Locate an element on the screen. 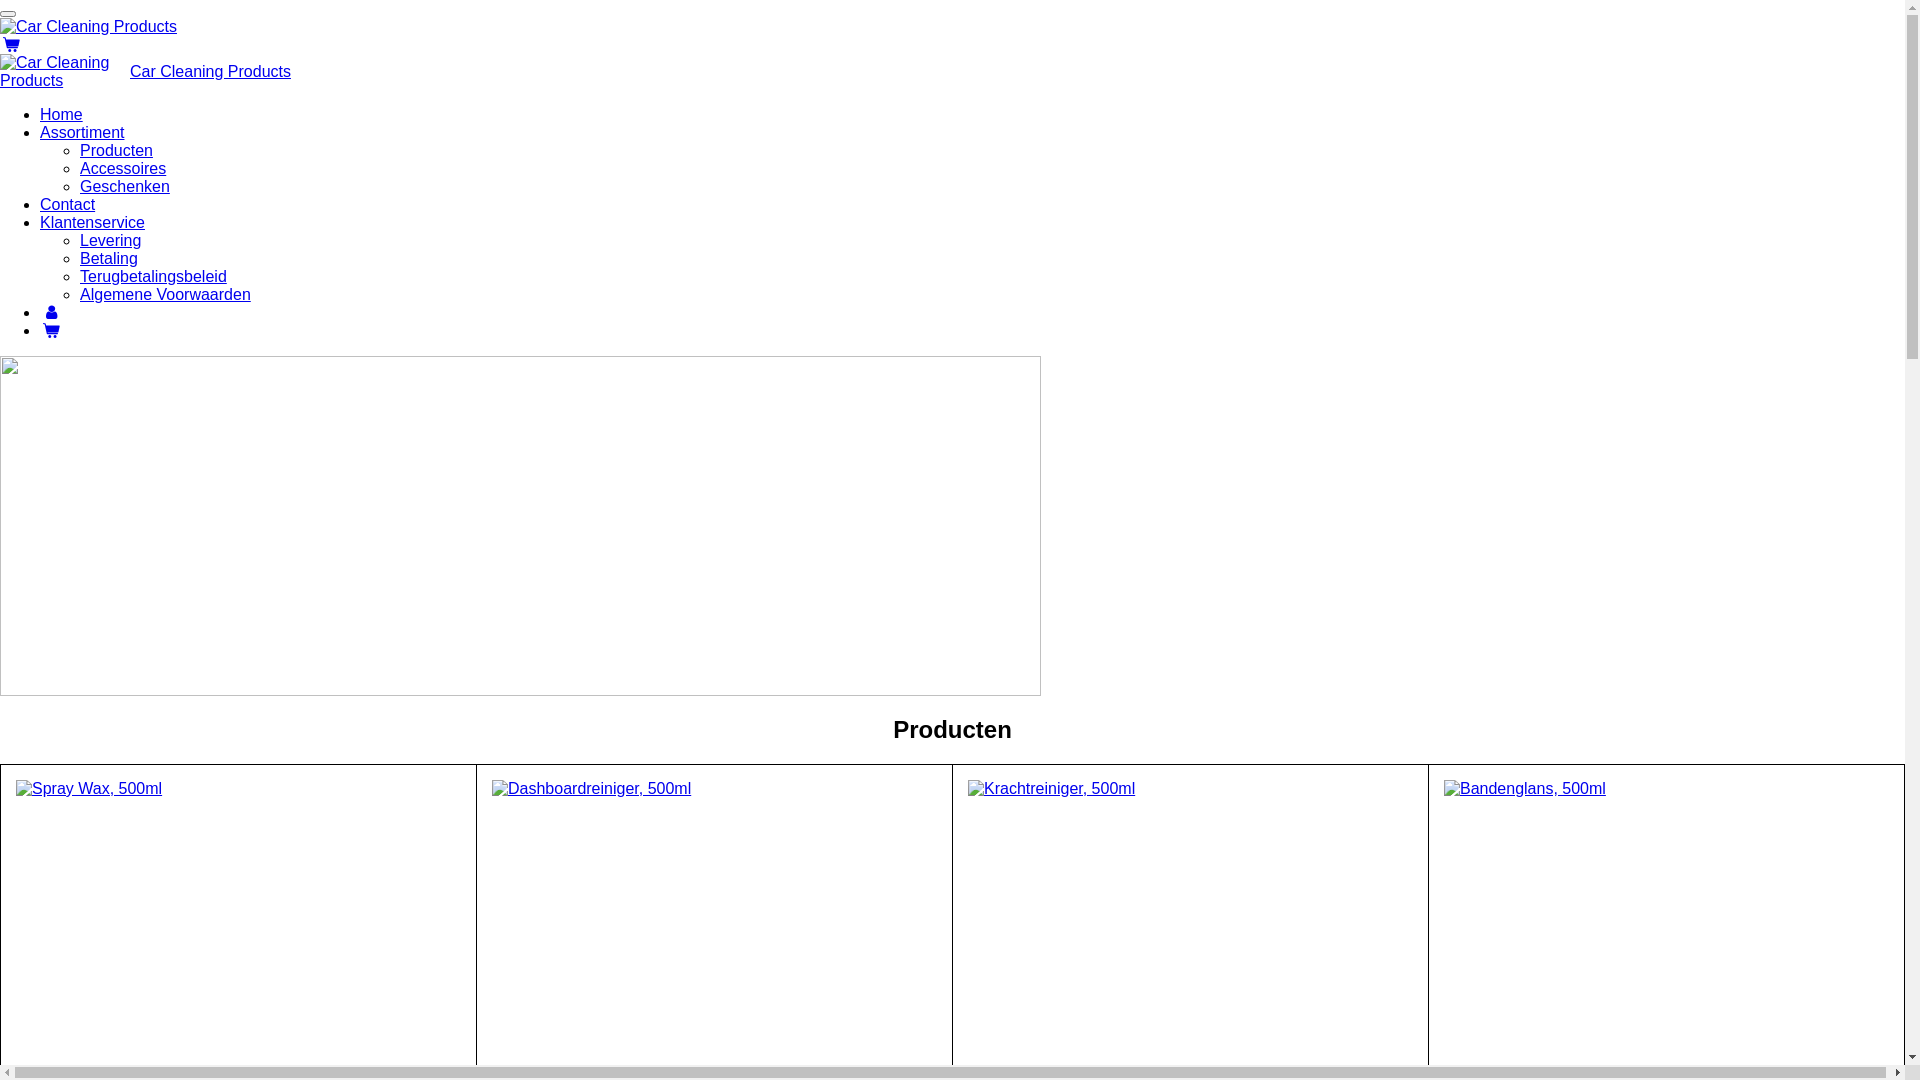  'Levering' is located at coordinates (109, 239).